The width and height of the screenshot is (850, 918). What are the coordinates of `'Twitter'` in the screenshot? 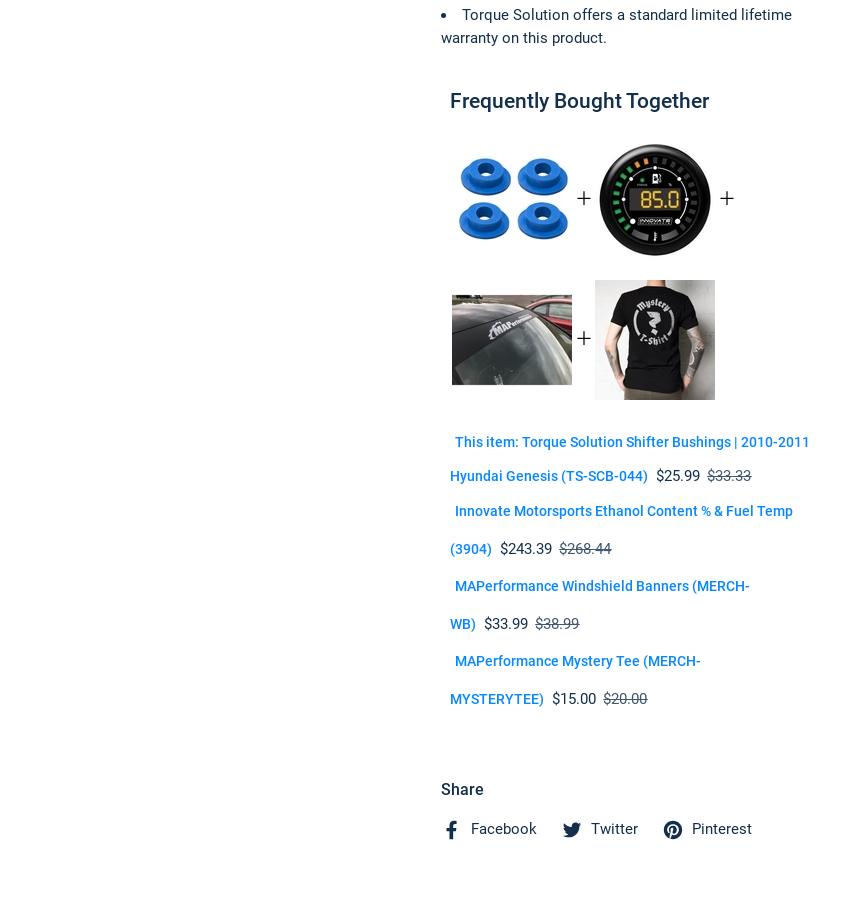 It's located at (591, 829).